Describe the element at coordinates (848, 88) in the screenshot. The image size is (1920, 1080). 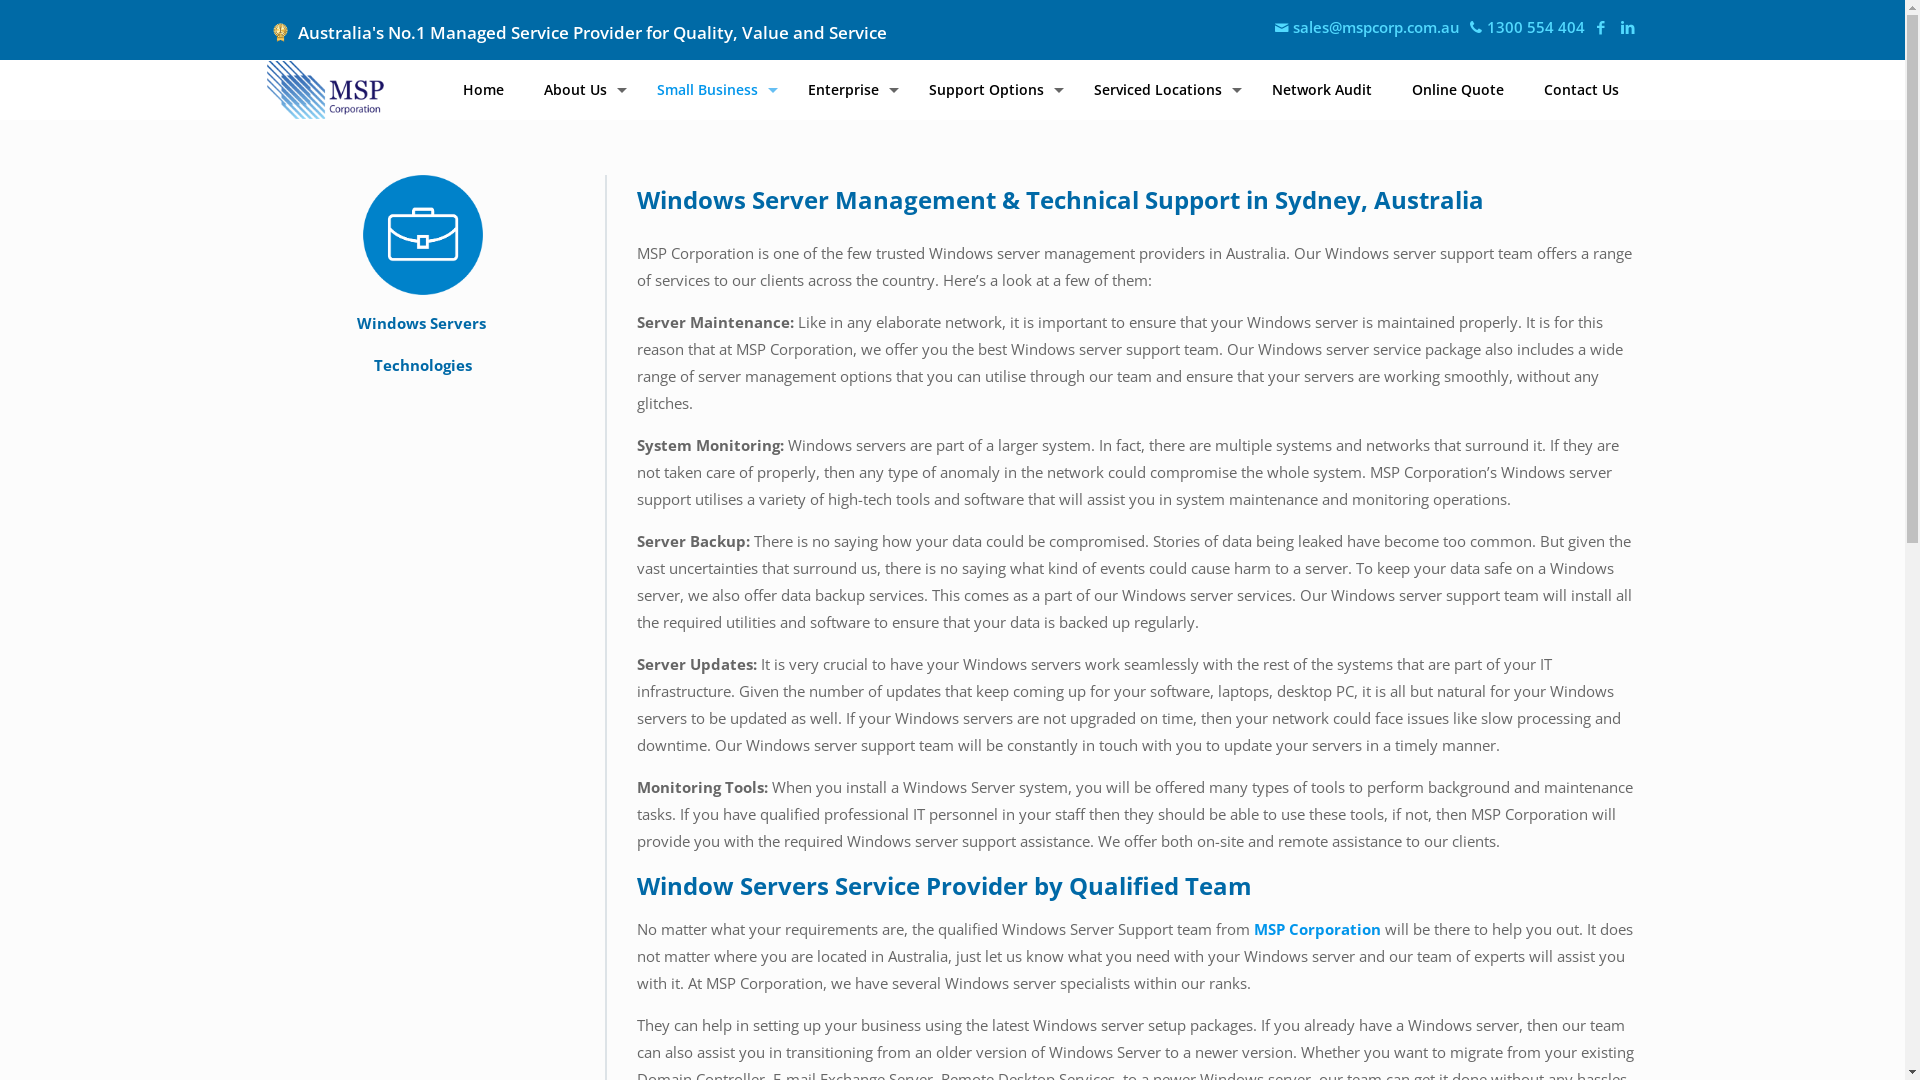
I see `'Enterprise'` at that location.